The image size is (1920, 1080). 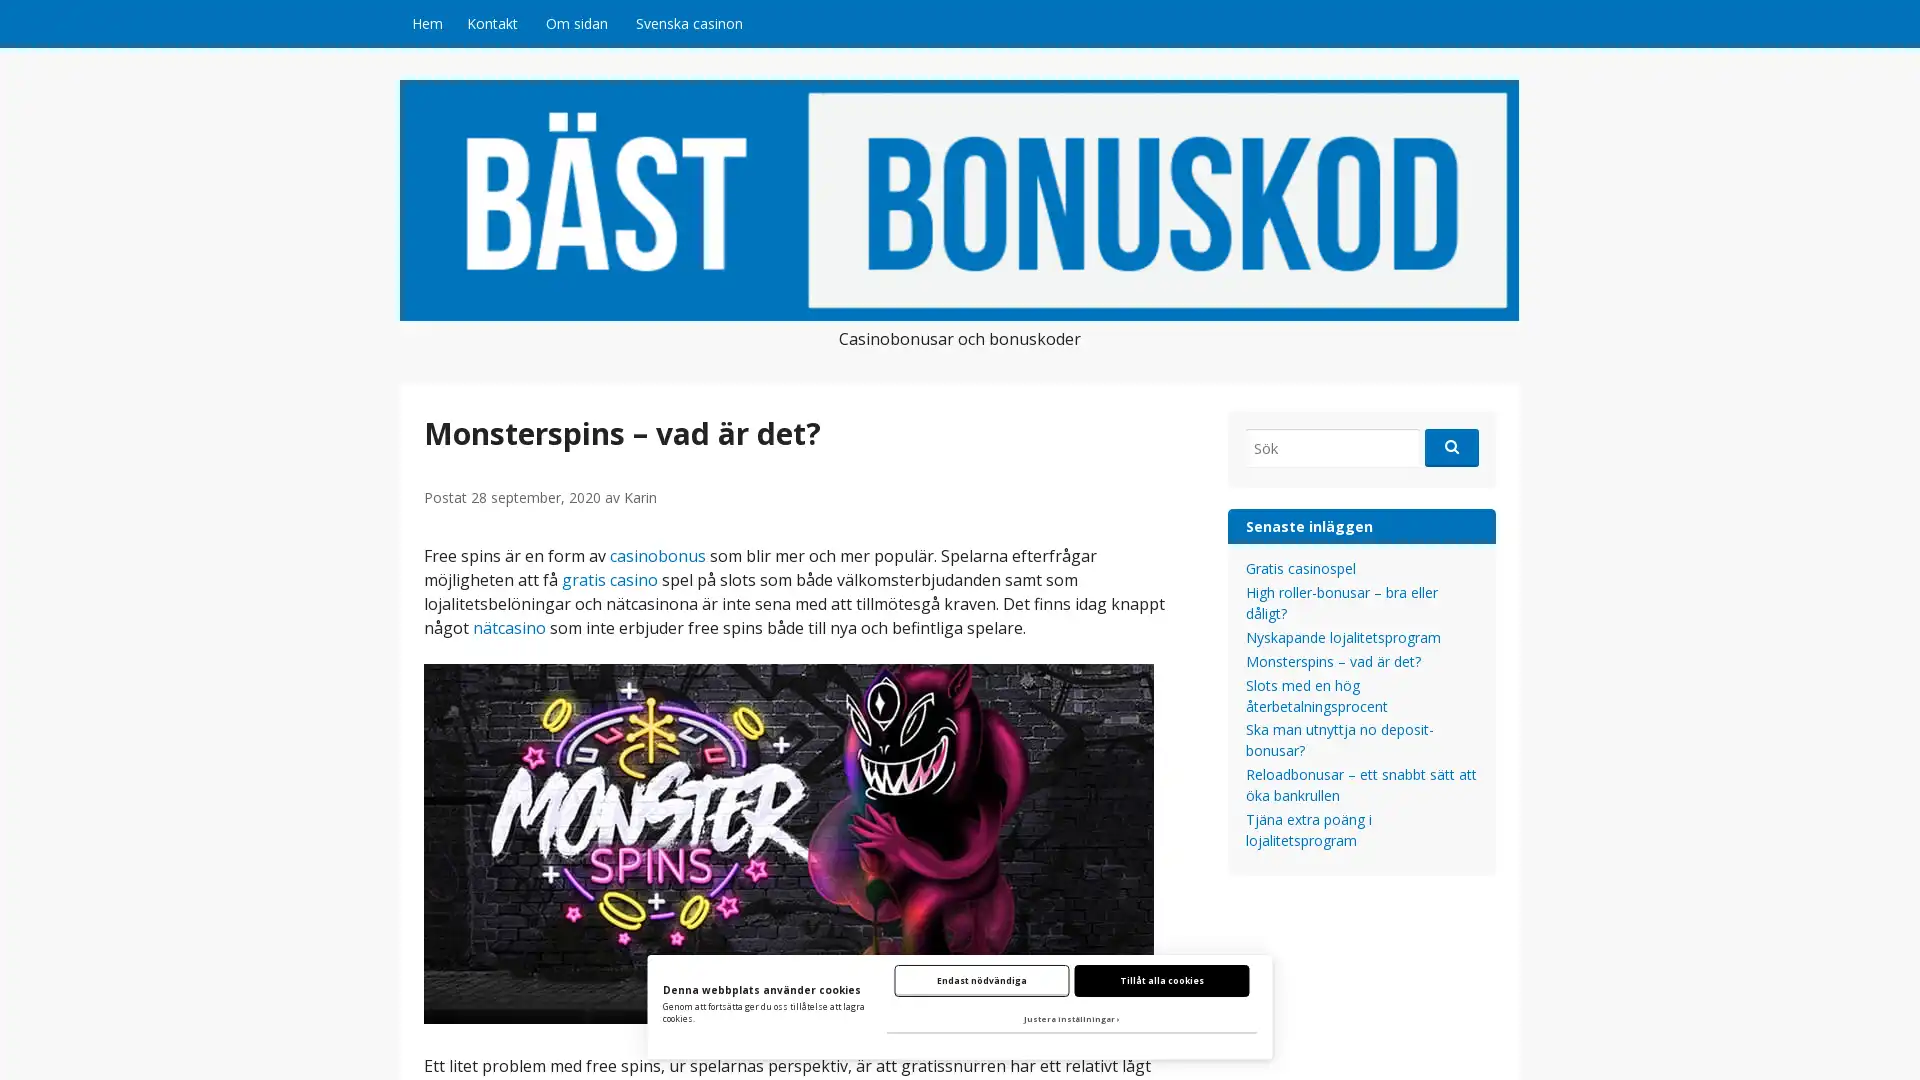 I want to click on Endast nodvandiga, so click(x=981, y=979).